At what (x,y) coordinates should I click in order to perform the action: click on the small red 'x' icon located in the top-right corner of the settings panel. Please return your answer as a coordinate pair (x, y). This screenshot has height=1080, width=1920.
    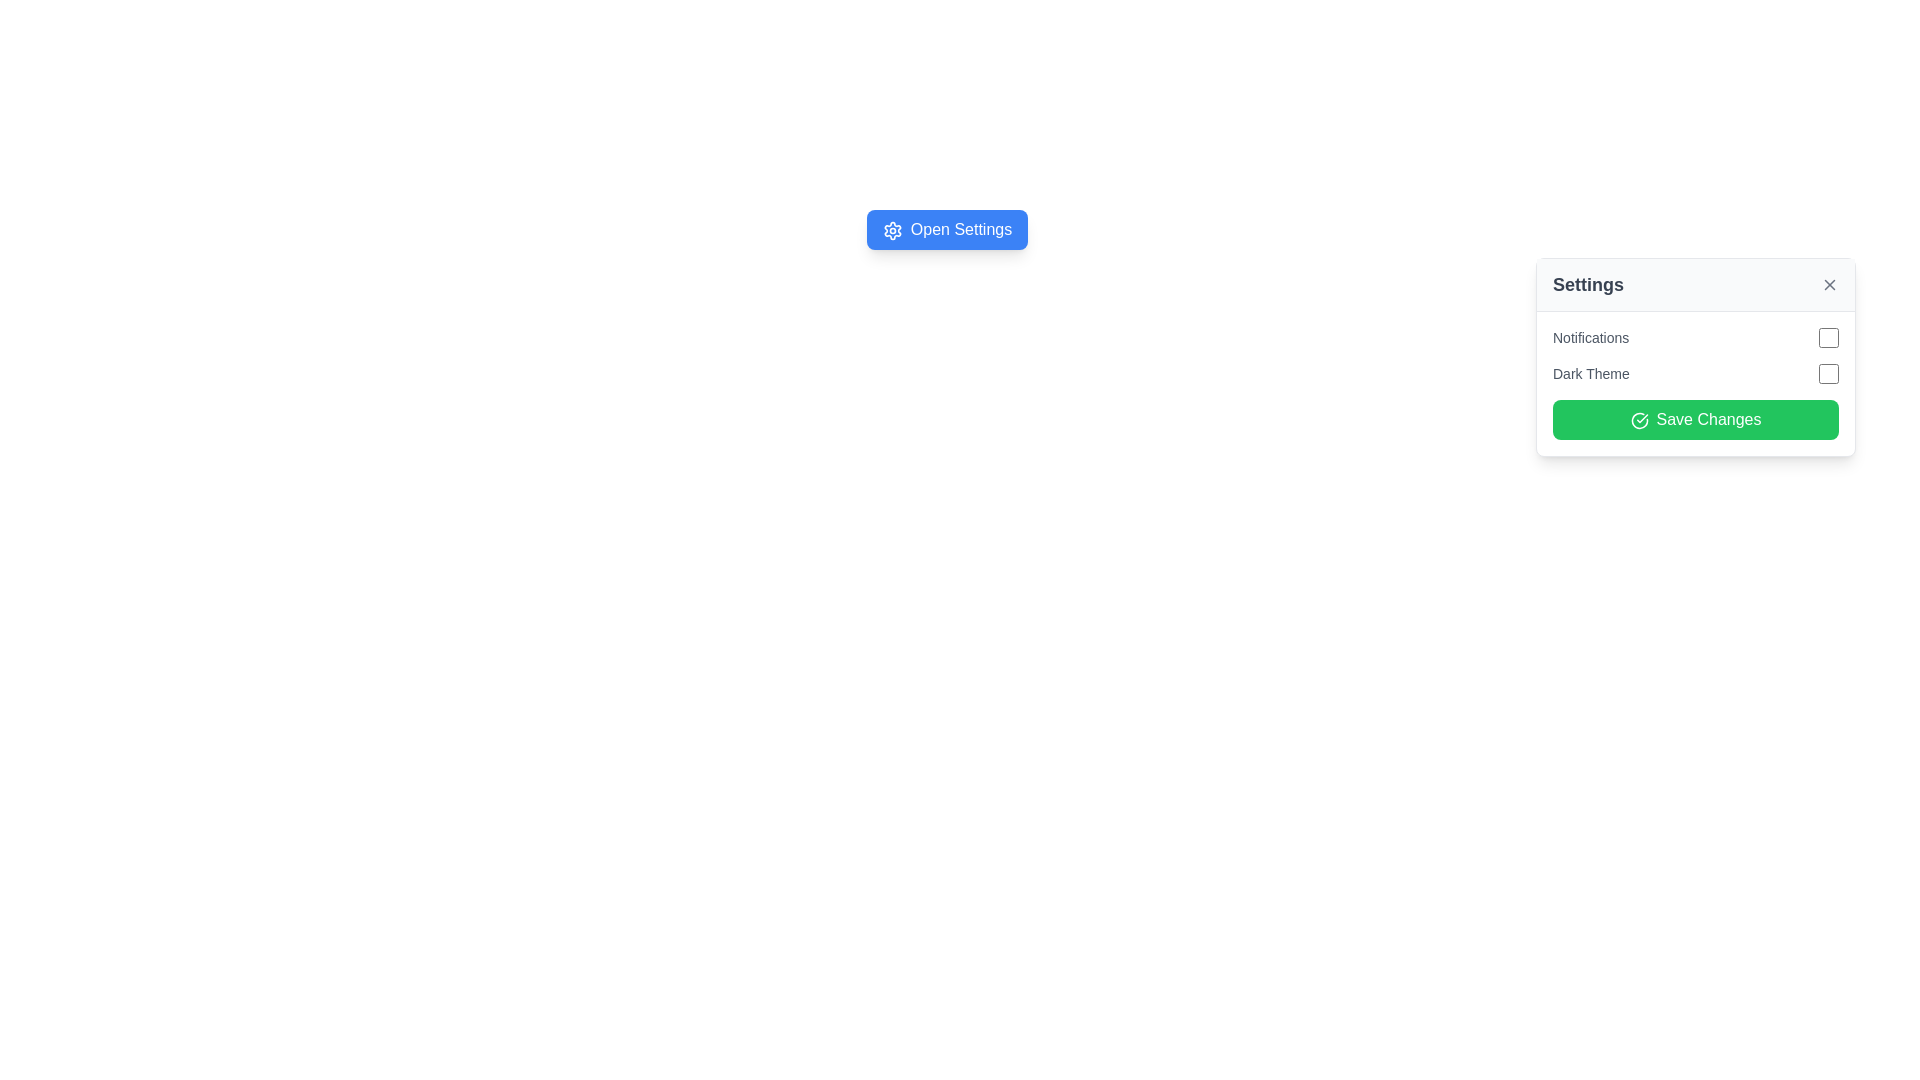
    Looking at the image, I should click on (1829, 285).